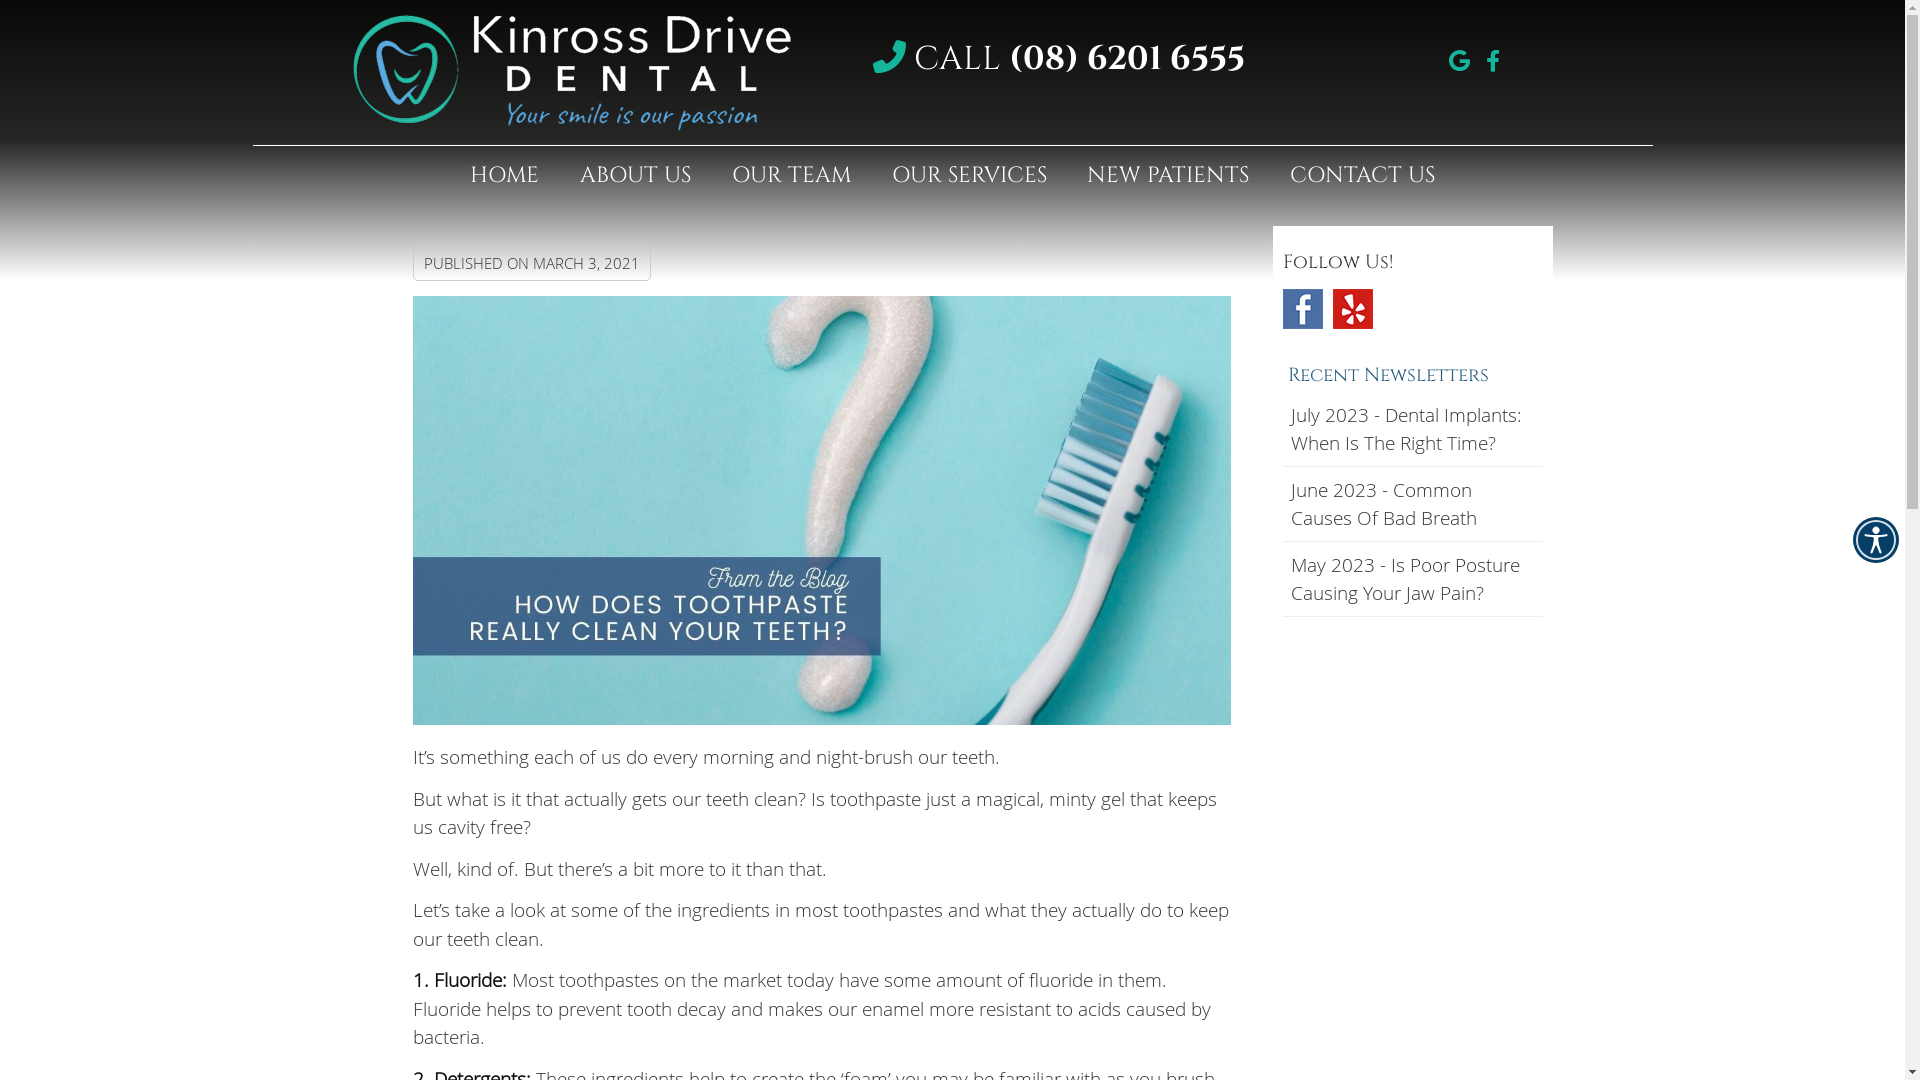  Describe the element at coordinates (1362, 175) in the screenshot. I see `'CONTACT US'` at that location.